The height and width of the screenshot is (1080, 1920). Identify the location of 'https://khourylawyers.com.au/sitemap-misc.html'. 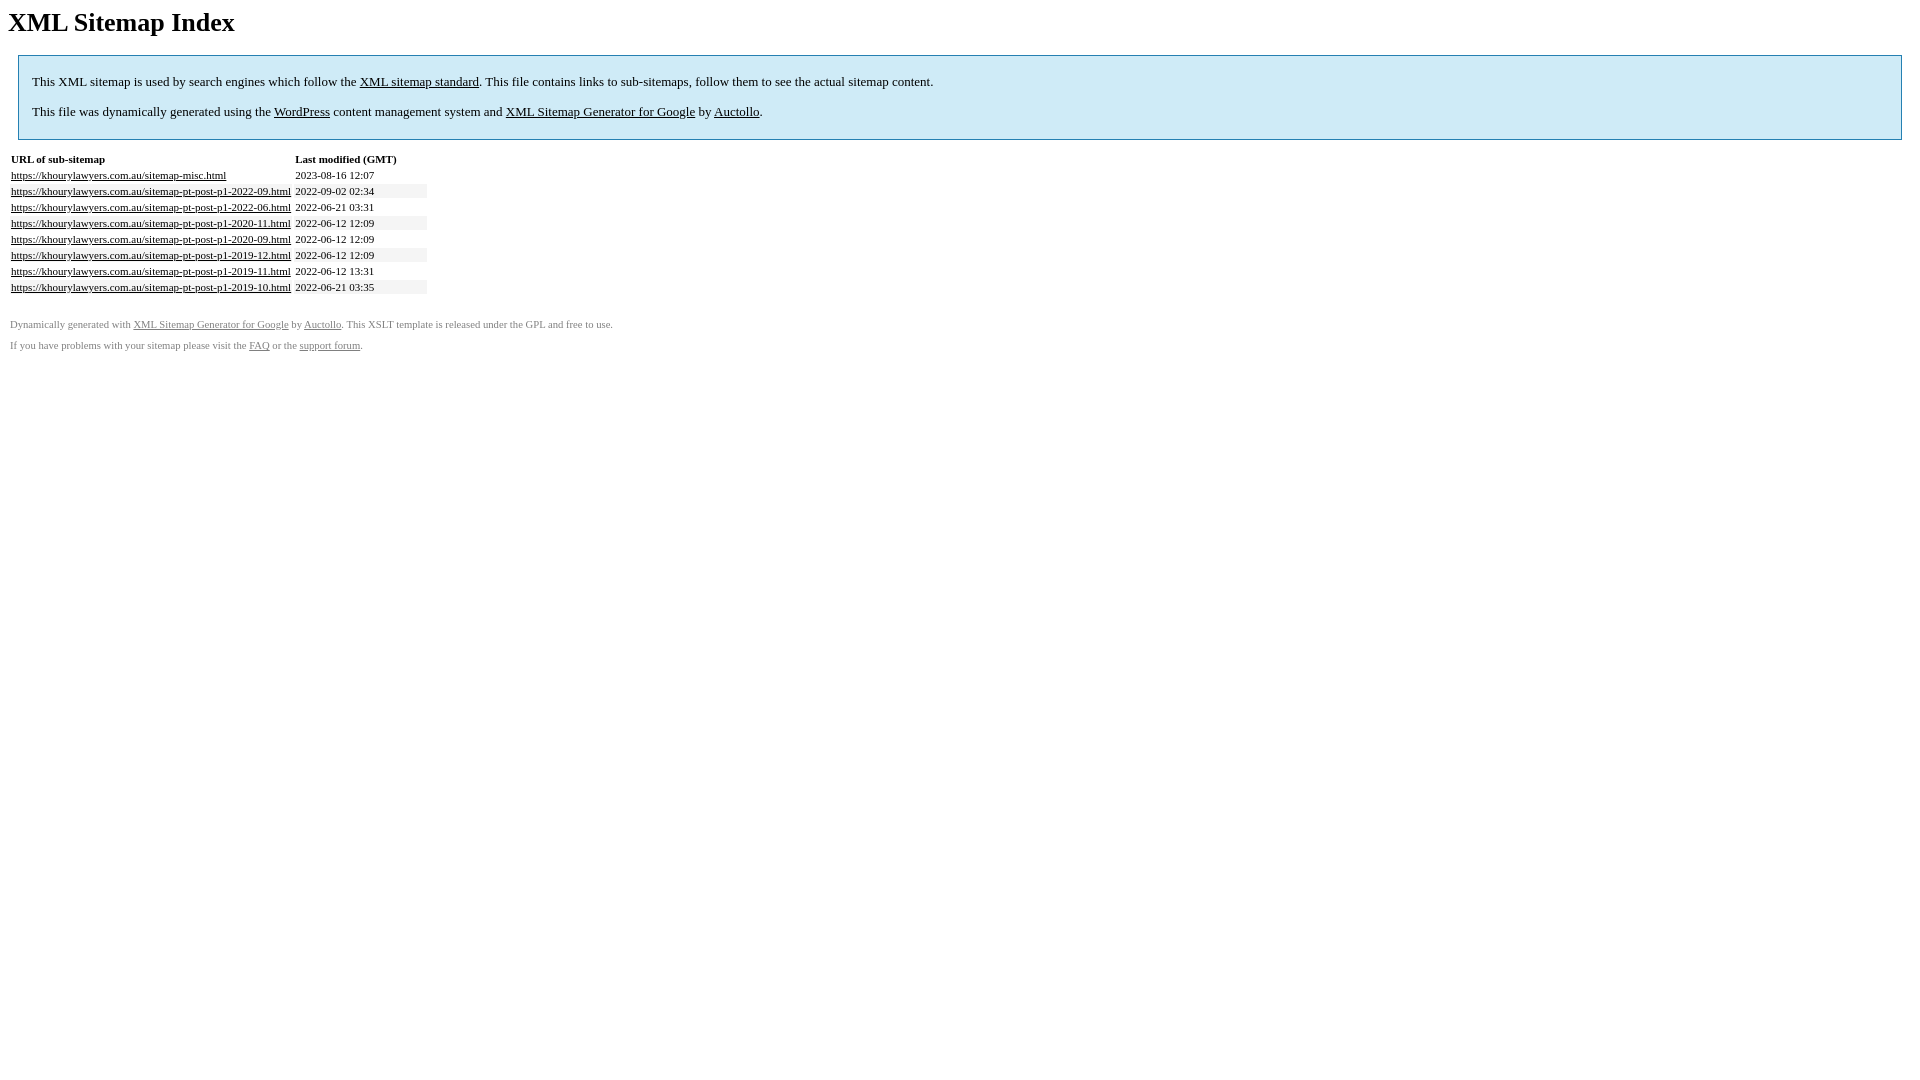
(117, 173).